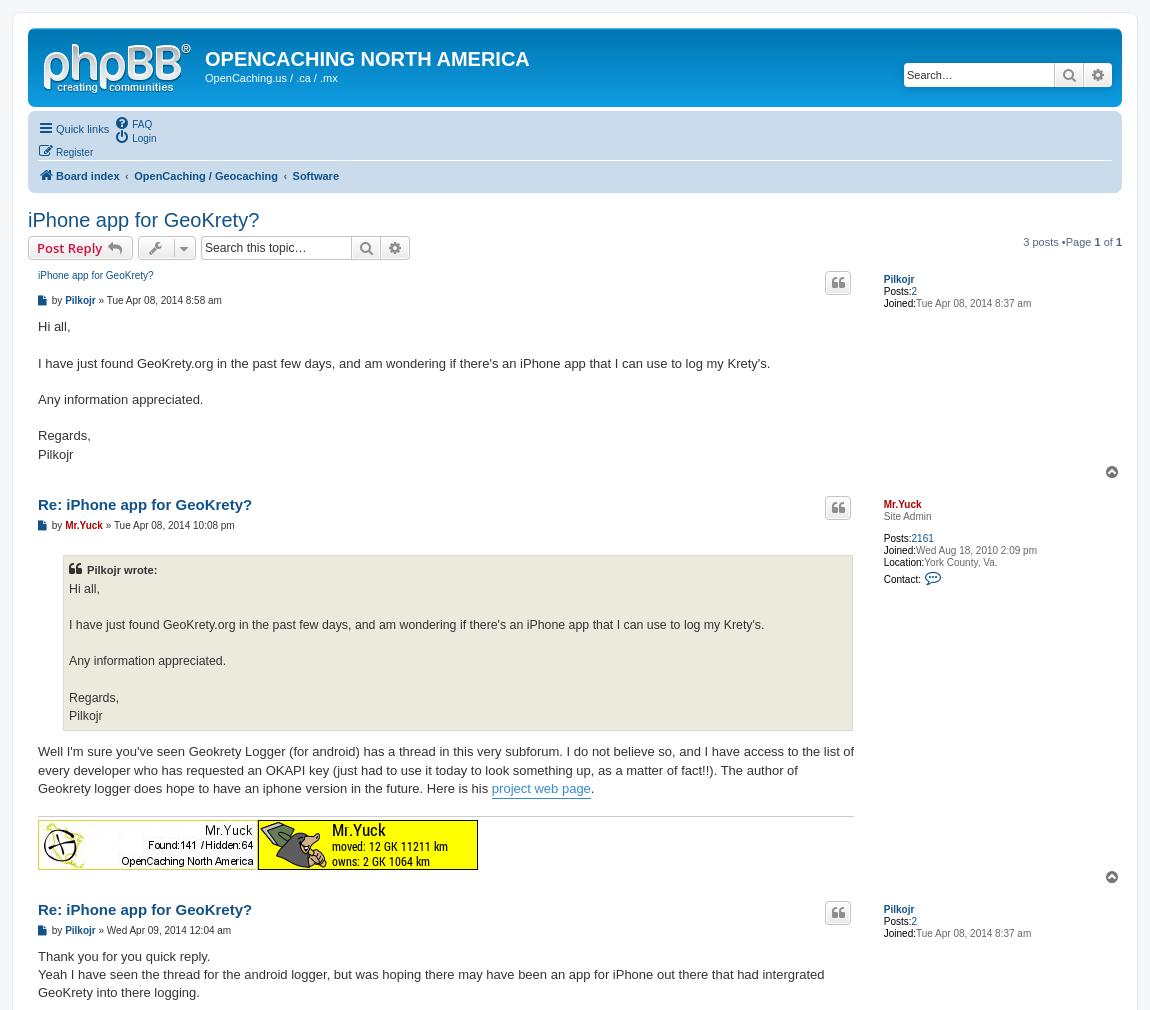 This screenshot has width=1150, height=1010. I want to click on 'Register', so click(73, 150).